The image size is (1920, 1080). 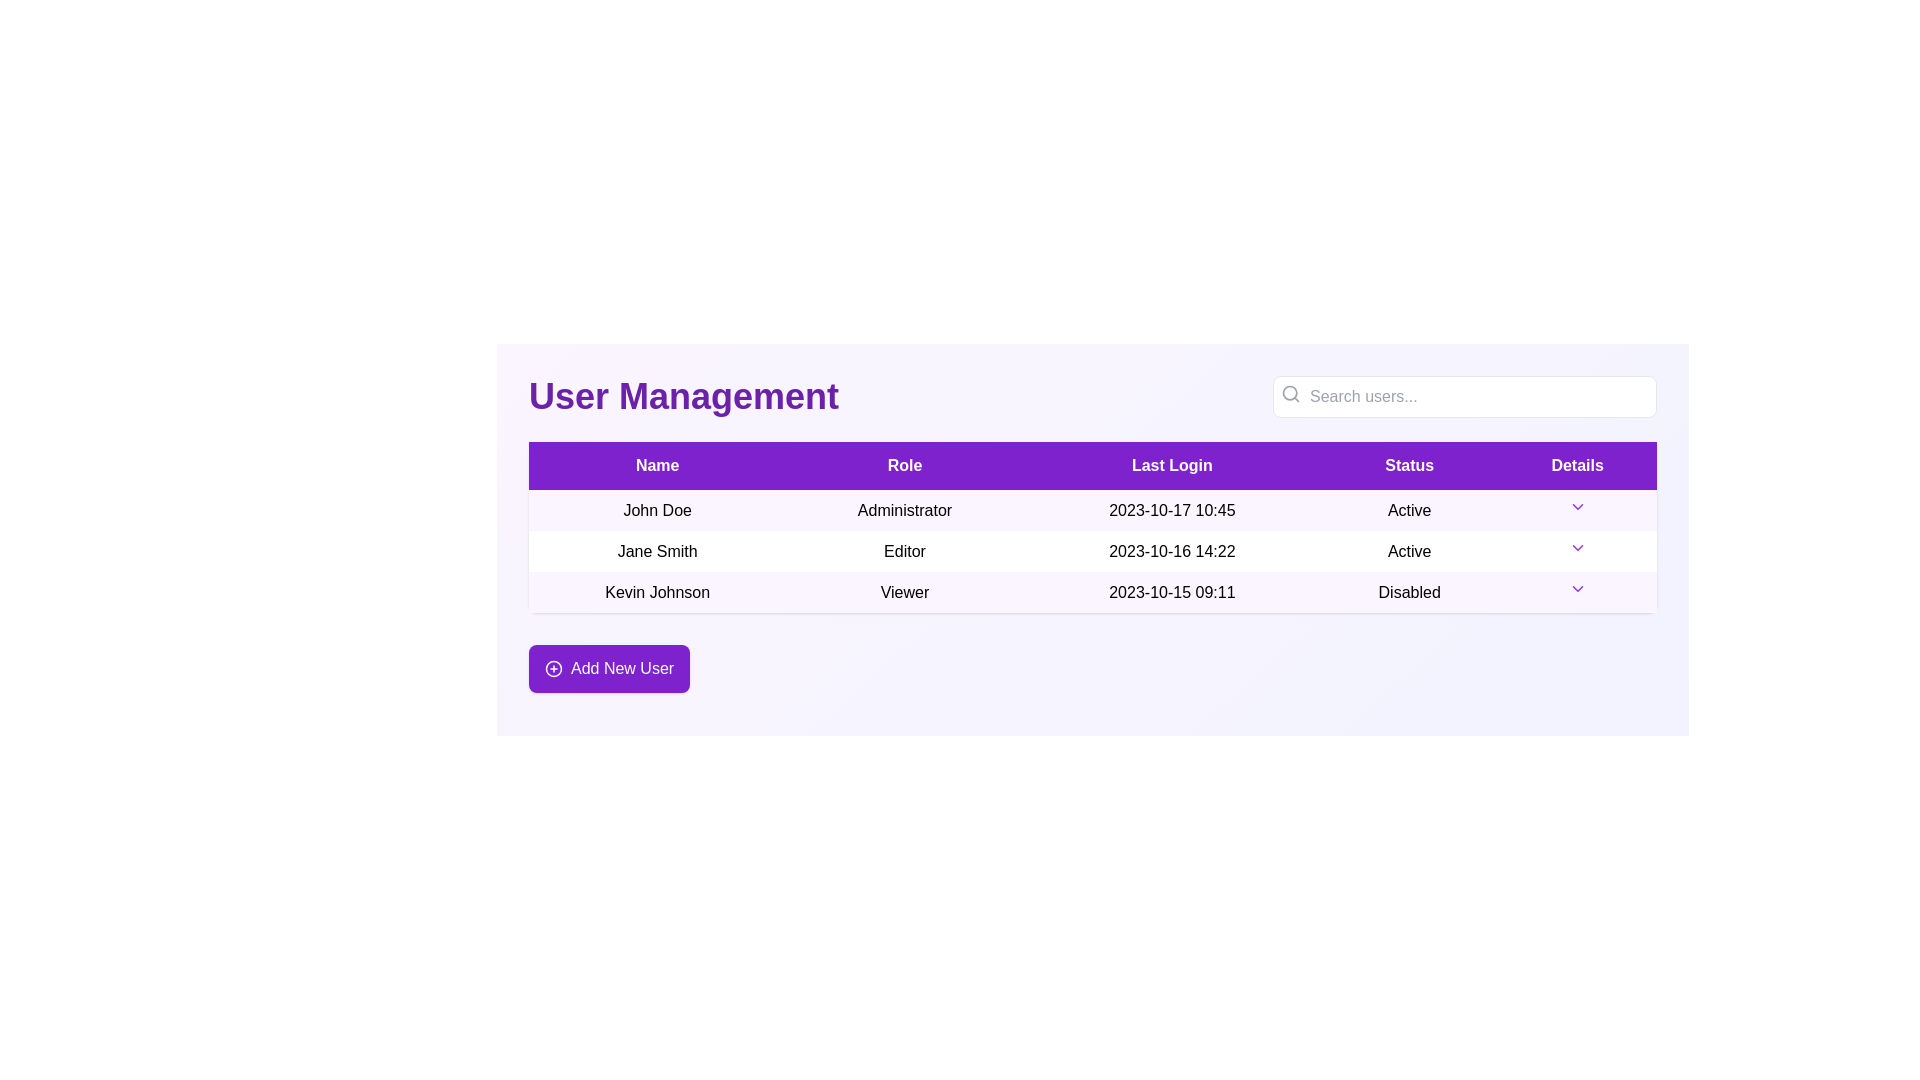 I want to click on on the text display field showing the name 'John Doe' under the 'Name' column, so click(x=657, y=509).